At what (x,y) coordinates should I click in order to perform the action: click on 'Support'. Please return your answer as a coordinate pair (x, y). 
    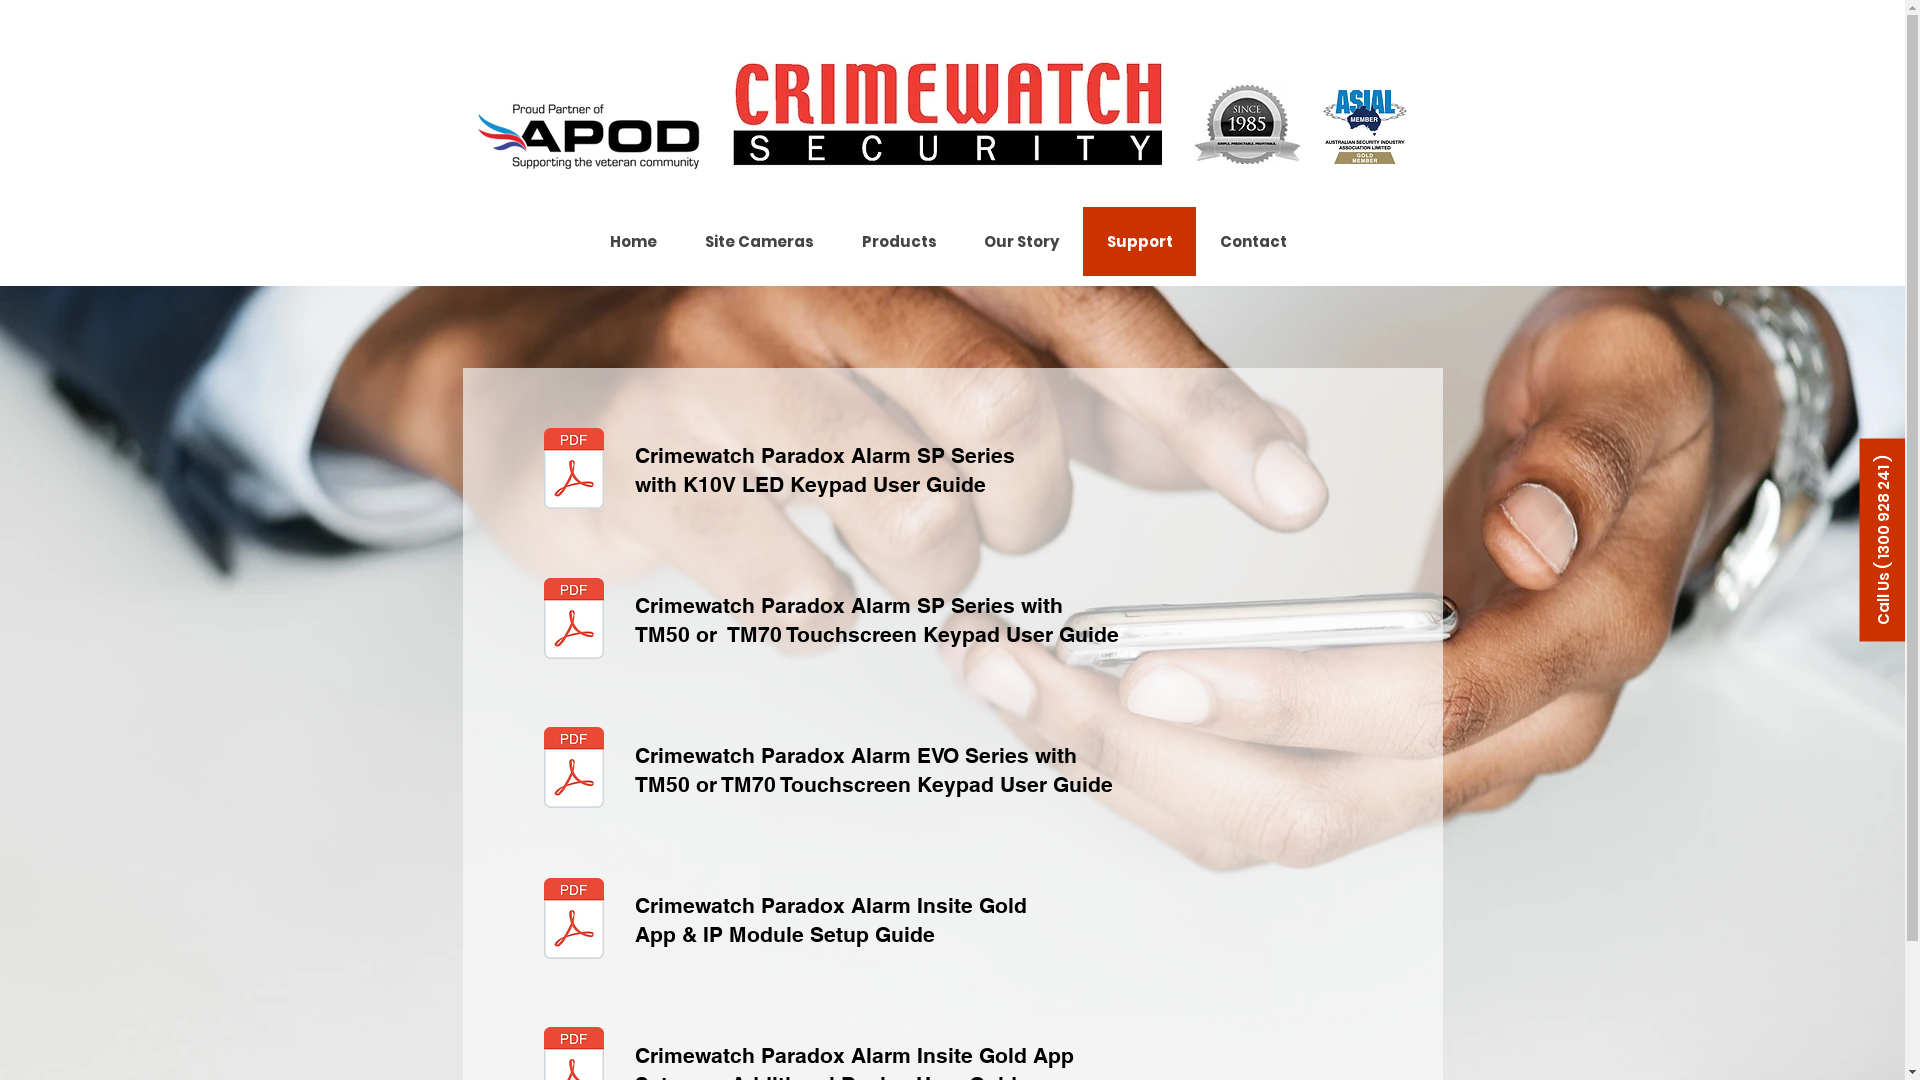
    Looking at the image, I should click on (1138, 240).